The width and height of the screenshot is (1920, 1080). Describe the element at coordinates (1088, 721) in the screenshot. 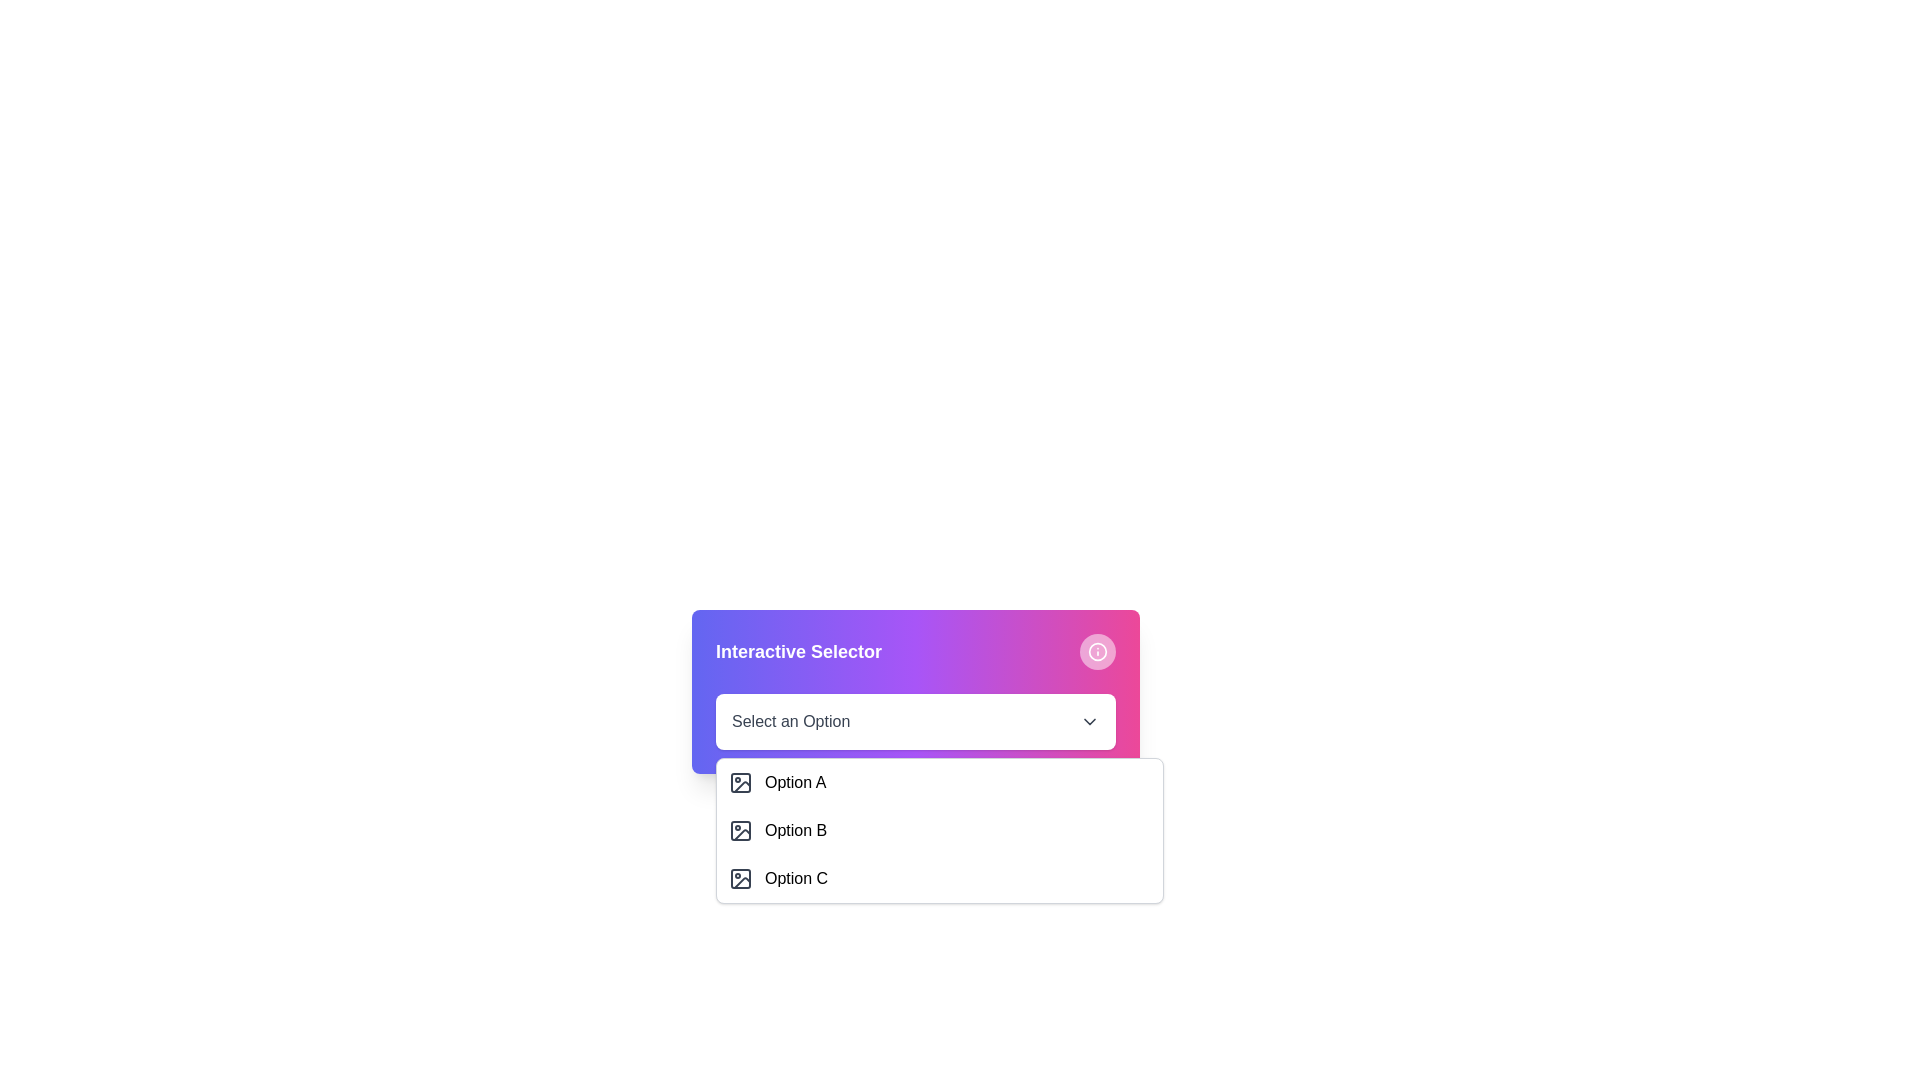

I see `the dropdown menu icon located to the far right of the 'Select an Option' button` at that location.